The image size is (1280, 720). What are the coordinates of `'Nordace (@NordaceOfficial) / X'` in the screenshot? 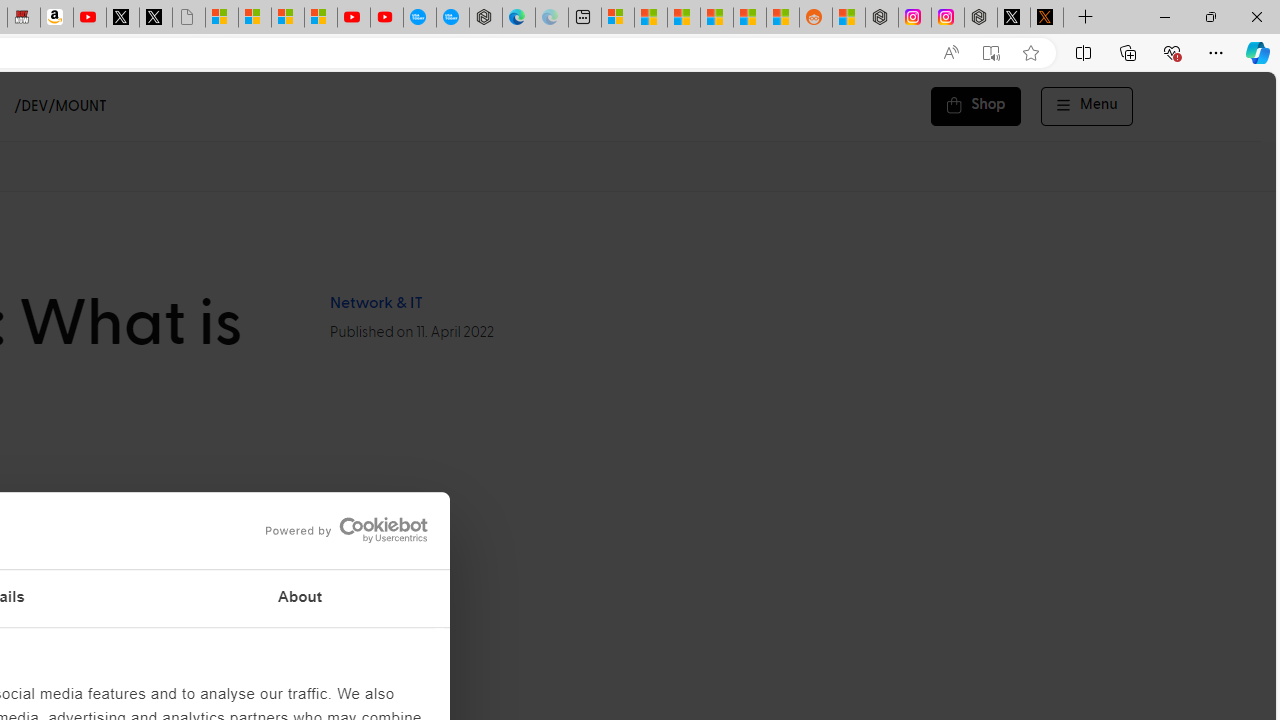 It's located at (1014, 17).